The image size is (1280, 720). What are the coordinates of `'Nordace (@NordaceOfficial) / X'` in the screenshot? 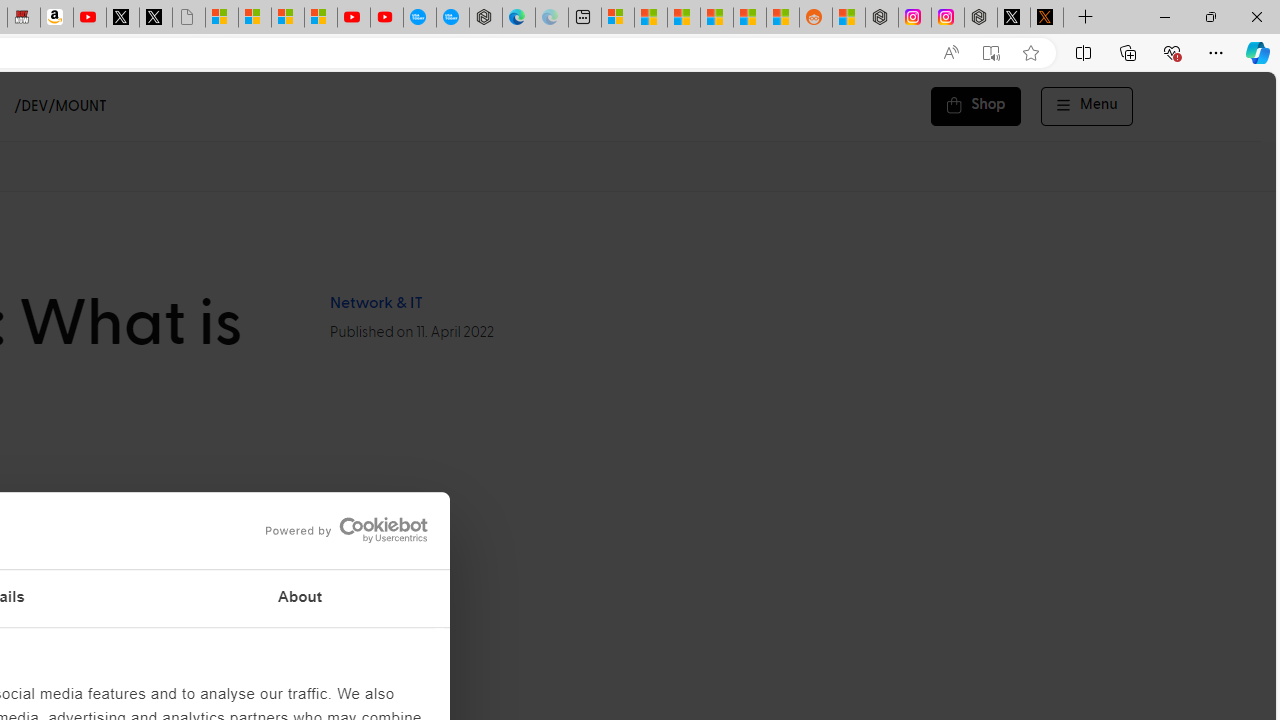 It's located at (1014, 17).